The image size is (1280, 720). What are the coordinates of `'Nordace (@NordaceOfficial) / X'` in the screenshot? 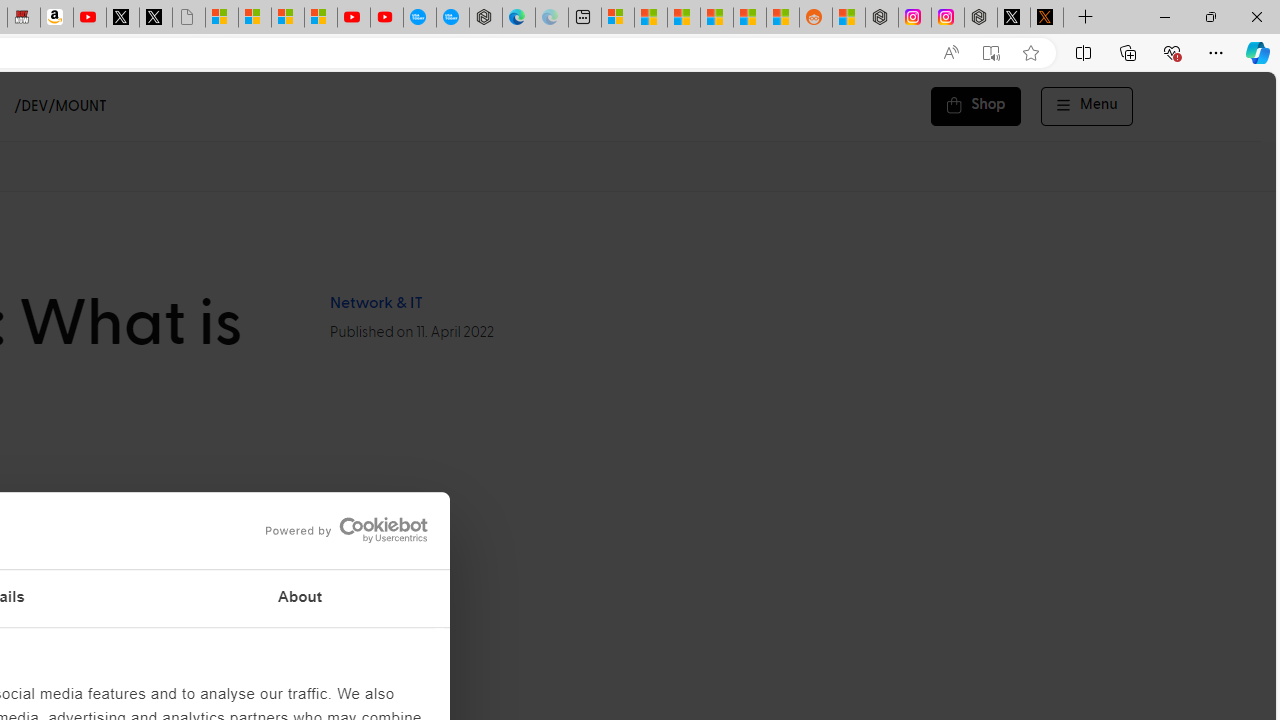 It's located at (1014, 17).